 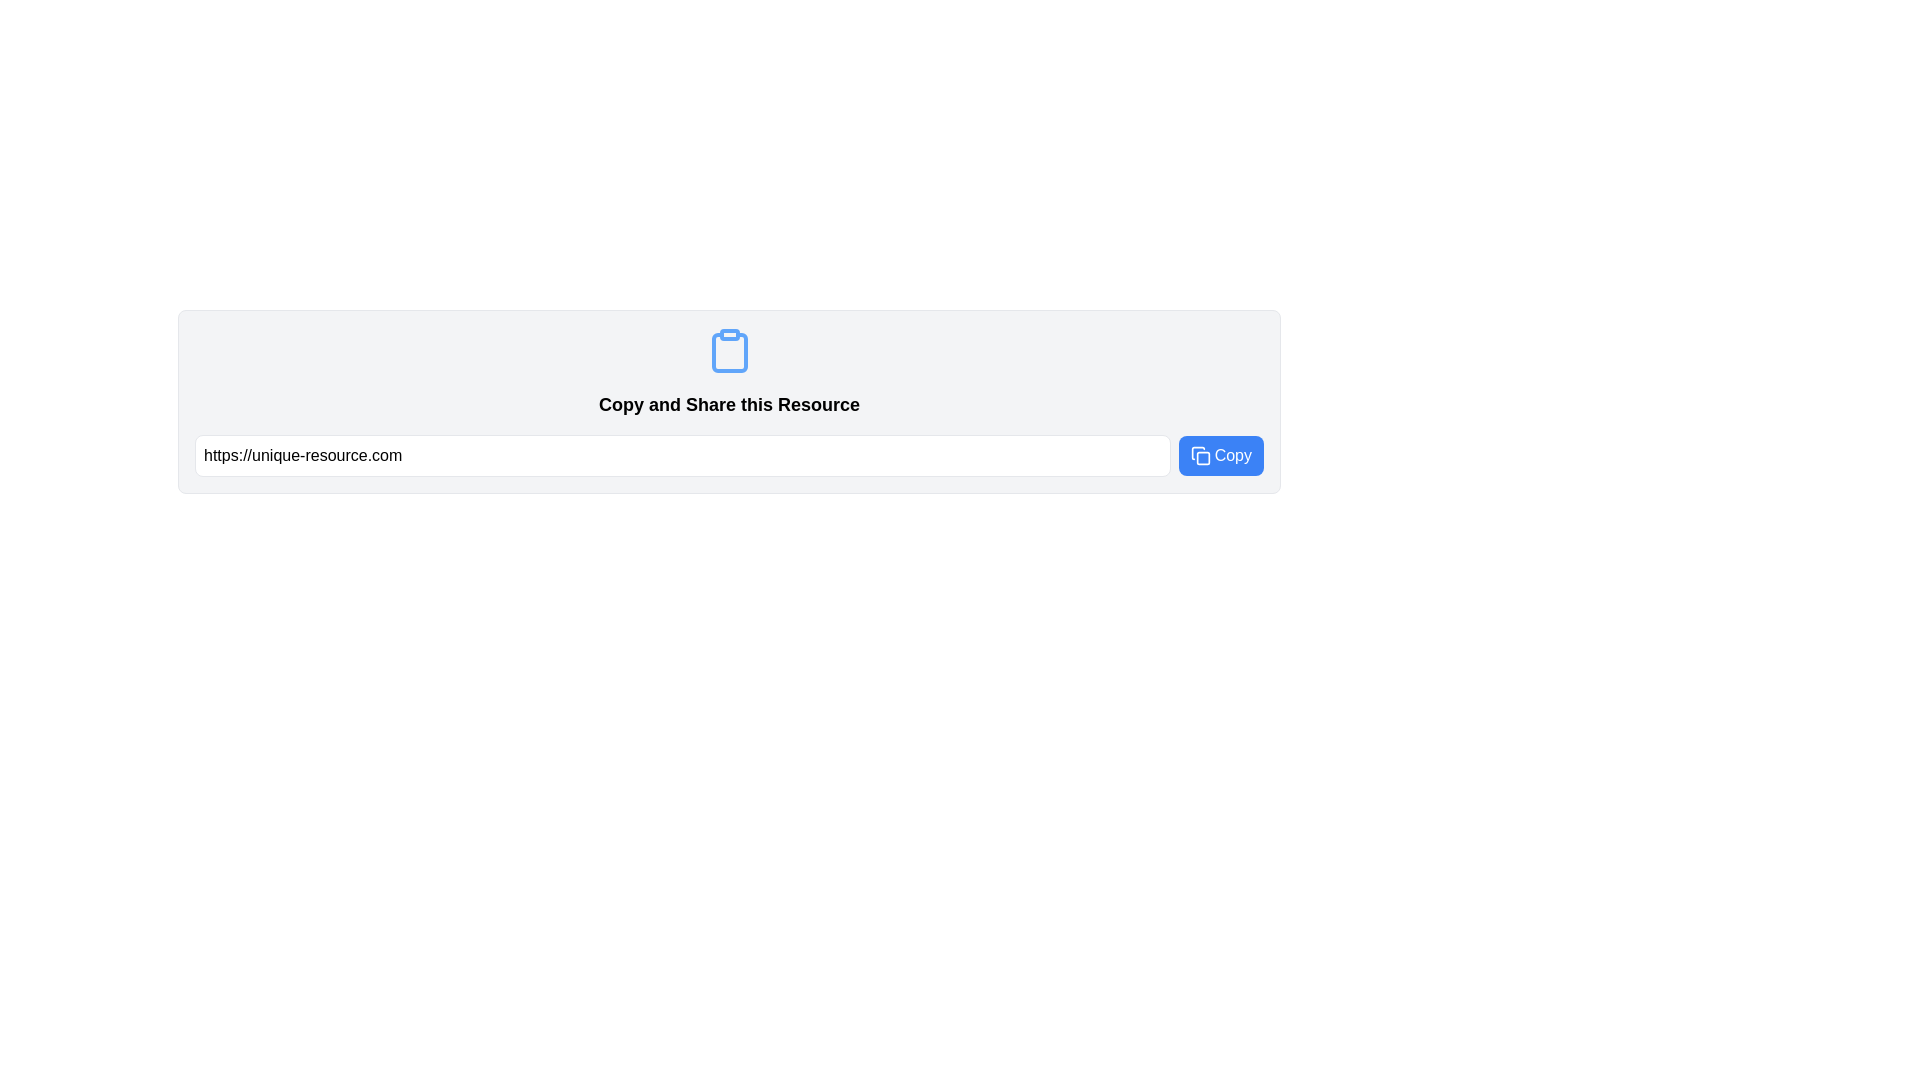 I want to click on the small square with rounded corners, styled with a blue border and light blue fill, located in the top-right corner of the clipboard icon, near the 'Copy' button, so click(x=1202, y=458).